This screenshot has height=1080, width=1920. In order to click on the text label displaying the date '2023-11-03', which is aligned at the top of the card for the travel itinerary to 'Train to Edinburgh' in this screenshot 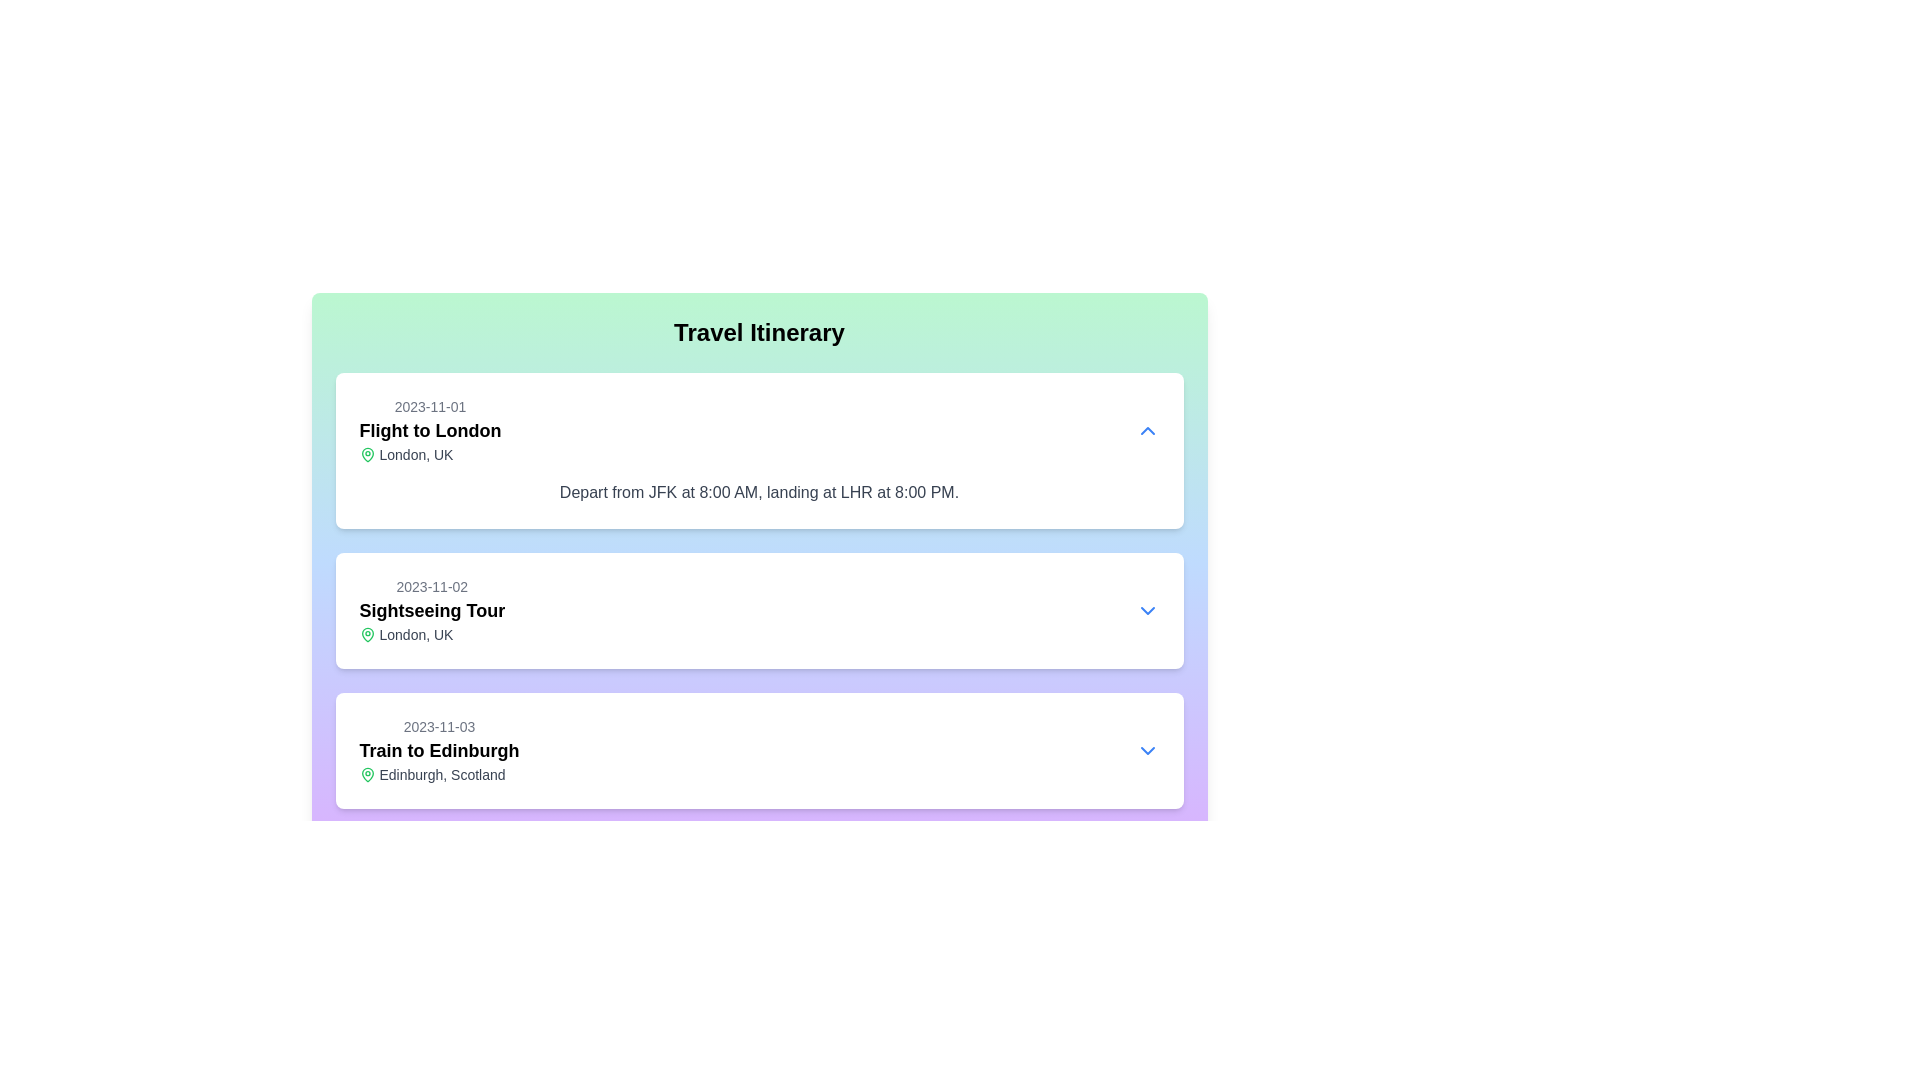, I will do `click(438, 726)`.